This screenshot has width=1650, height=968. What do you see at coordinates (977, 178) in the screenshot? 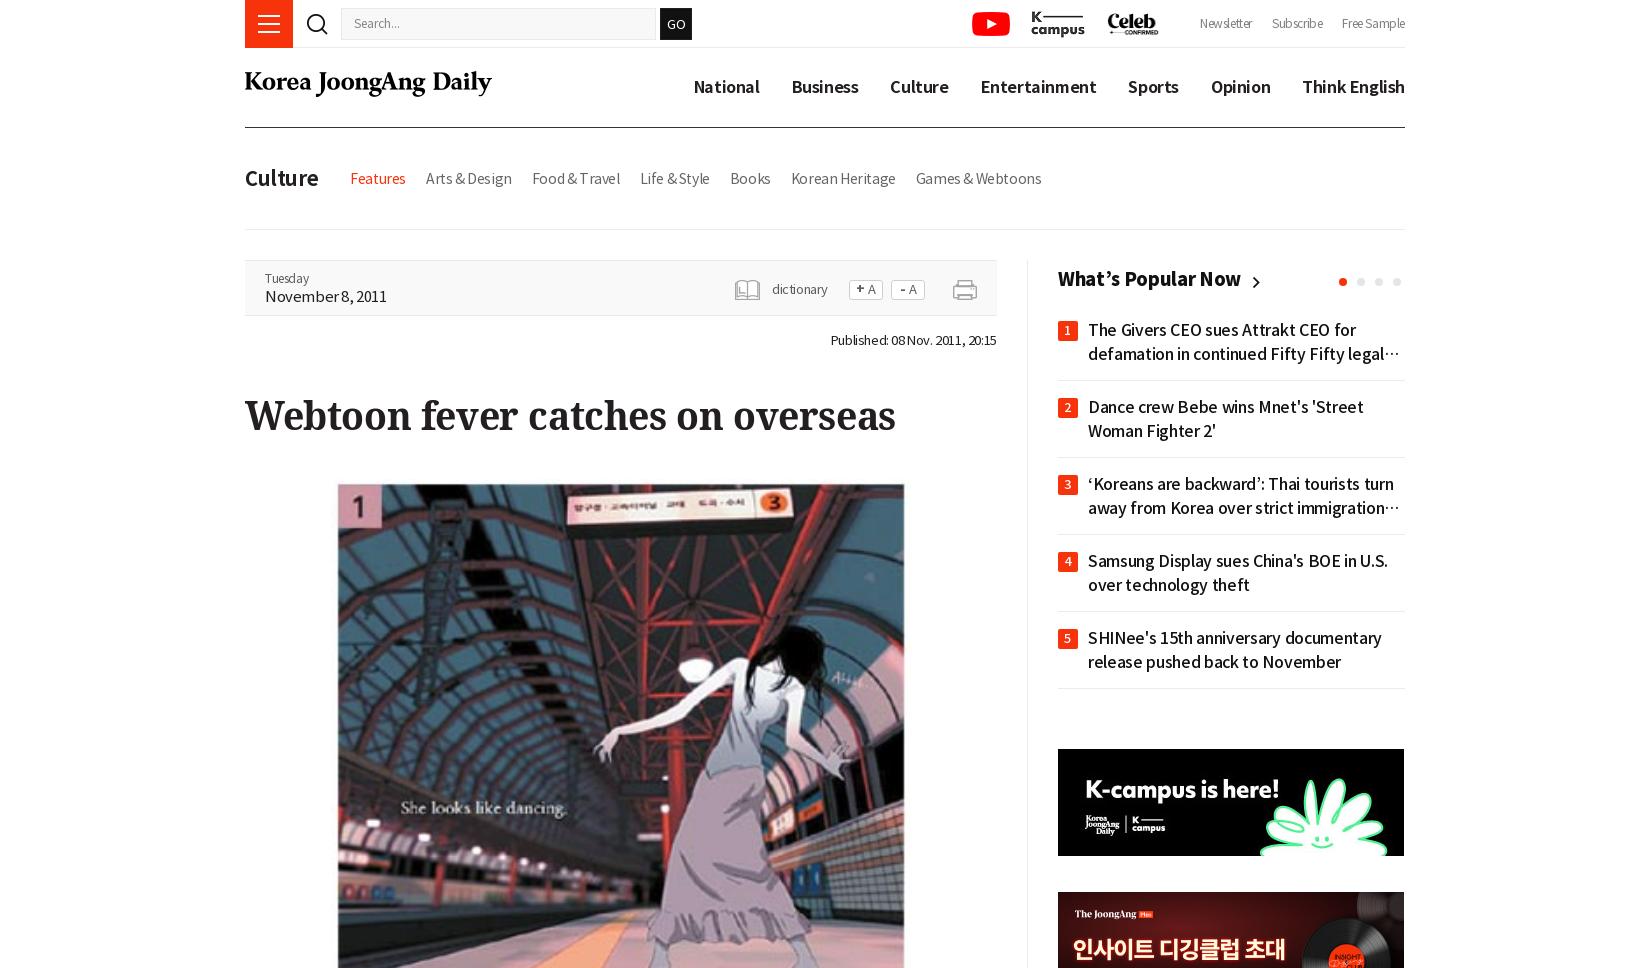
I see `'Games & Webtoons'` at bounding box center [977, 178].